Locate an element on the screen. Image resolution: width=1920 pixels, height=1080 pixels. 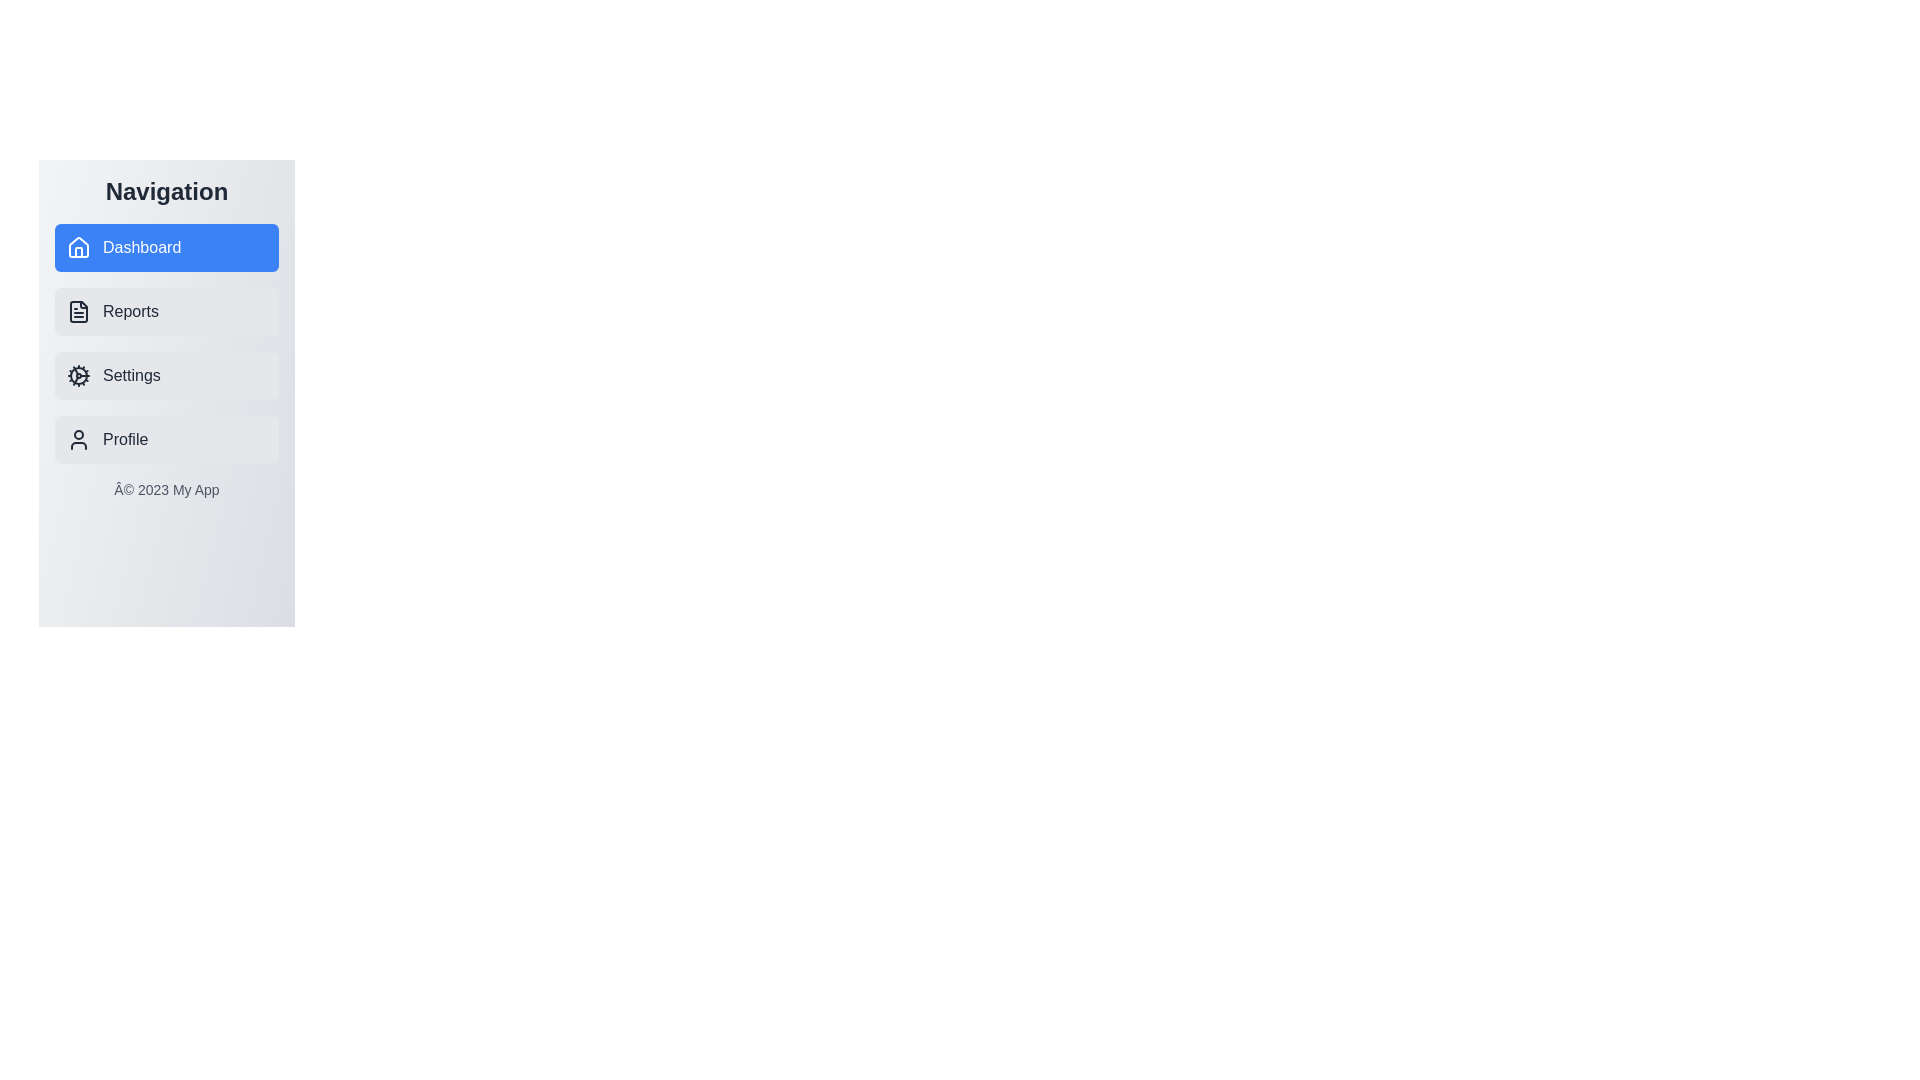
the navigation button for 'Settings' located in the vertical menu, positioned between 'Reports' and 'Profile' is located at coordinates (167, 375).